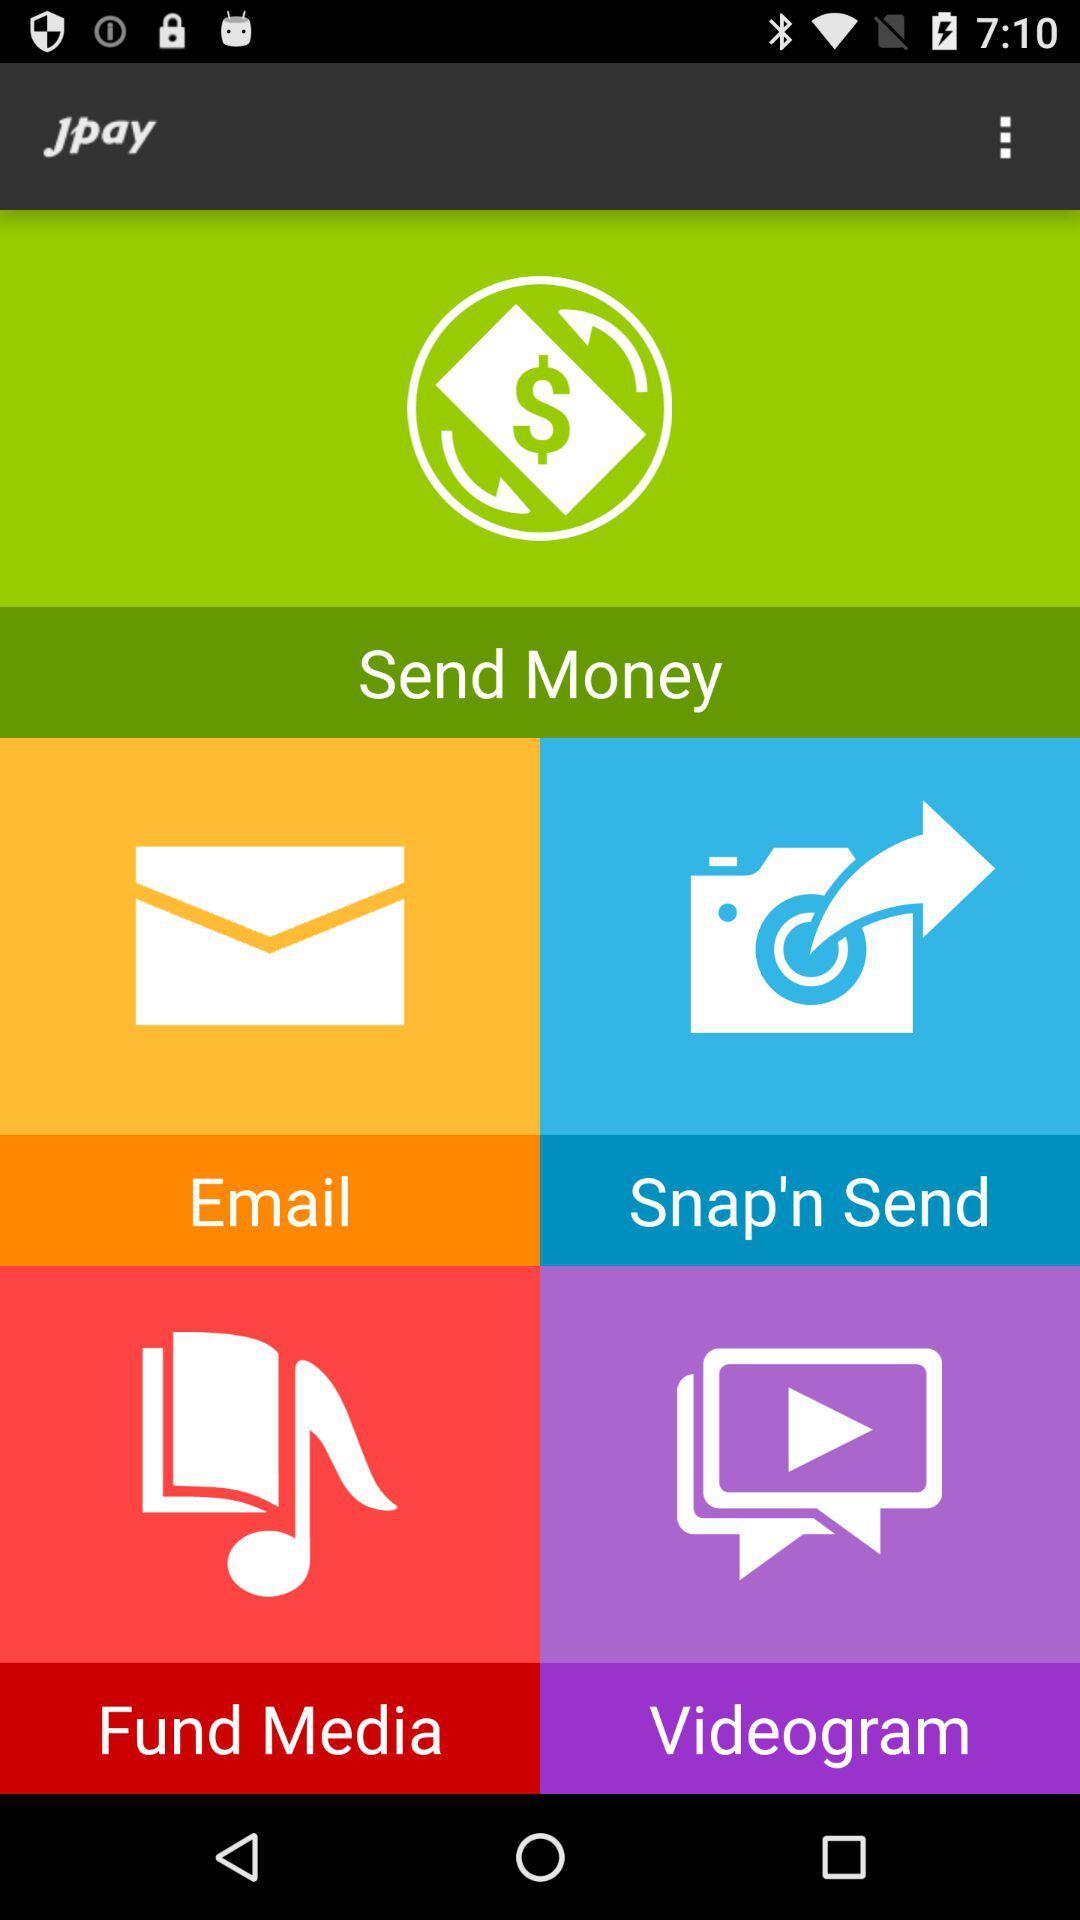 This screenshot has width=1080, height=1920. I want to click on pay for music or videos, so click(270, 1529).